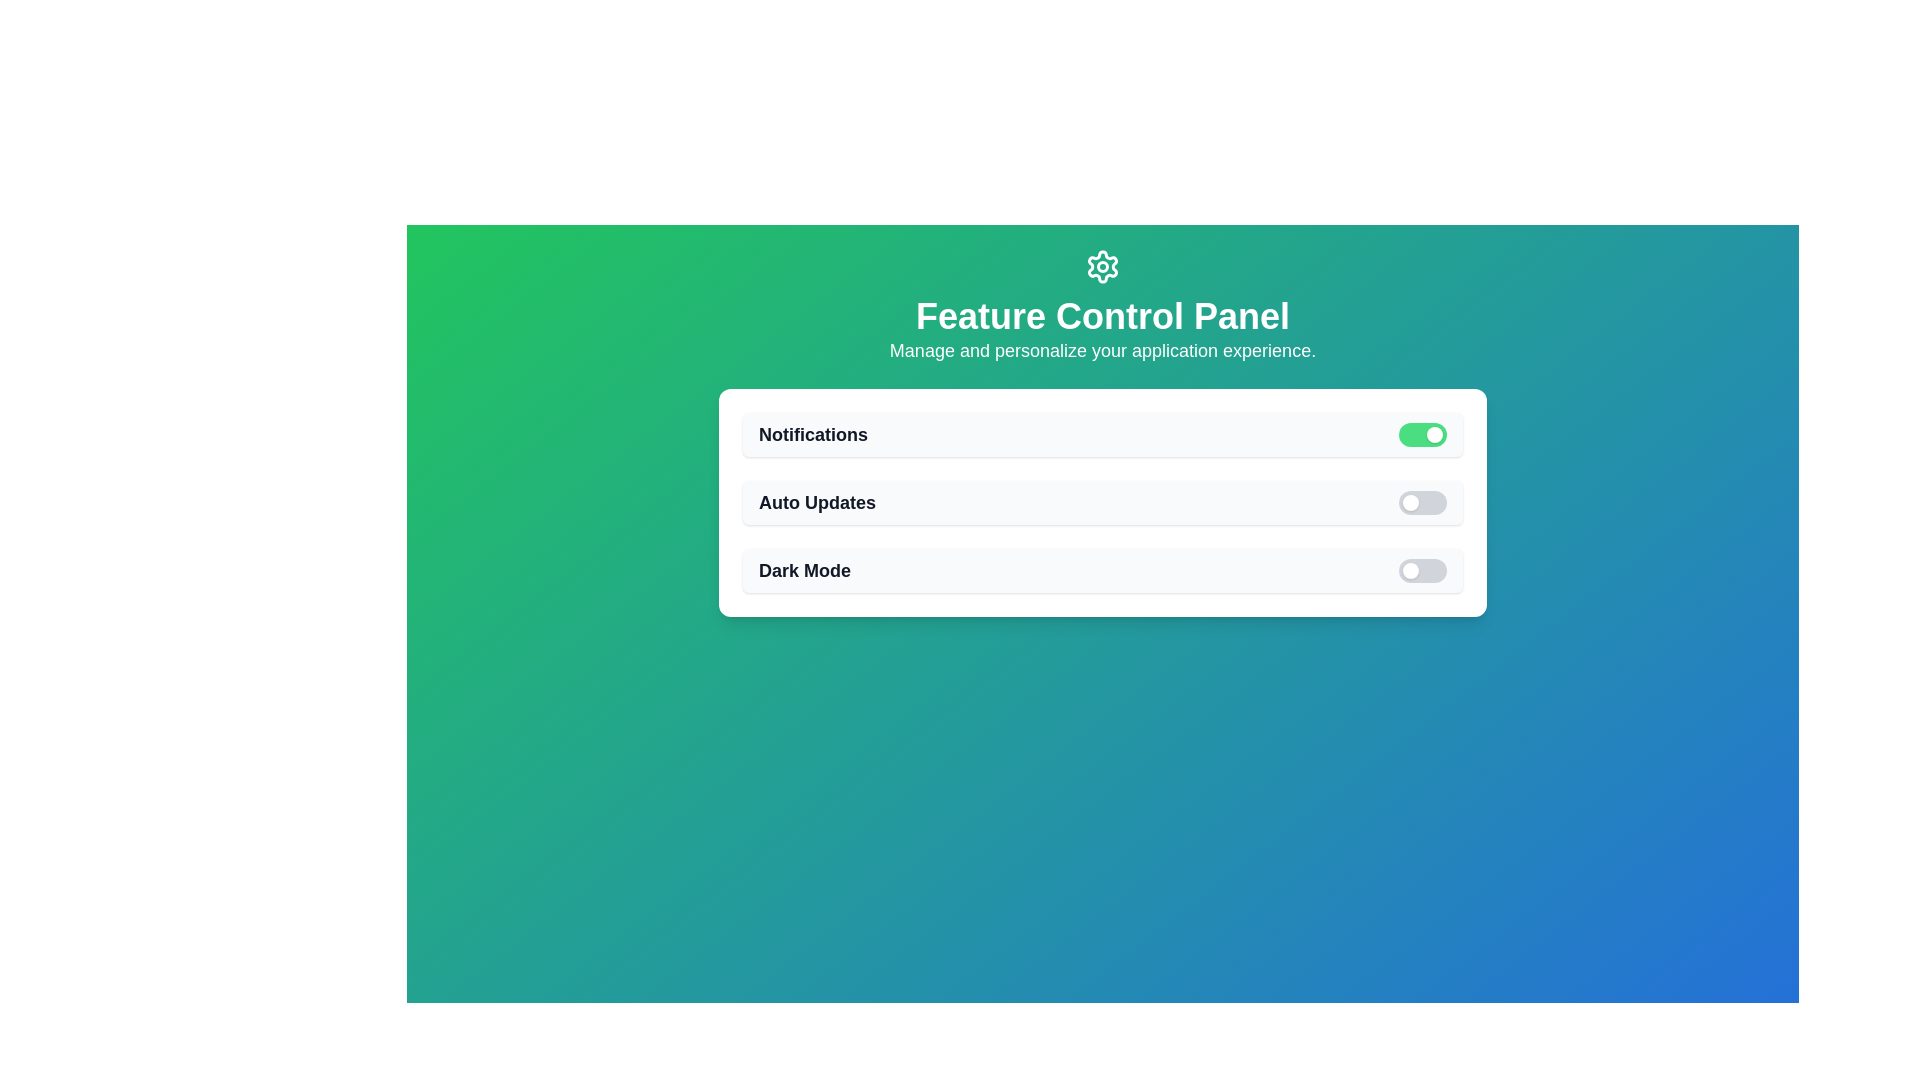 The image size is (1920, 1080). I want to click on the settings icon located at the center top of the 'Feature Control Panel', above the title text and aligned with it, so click(1102, 265).